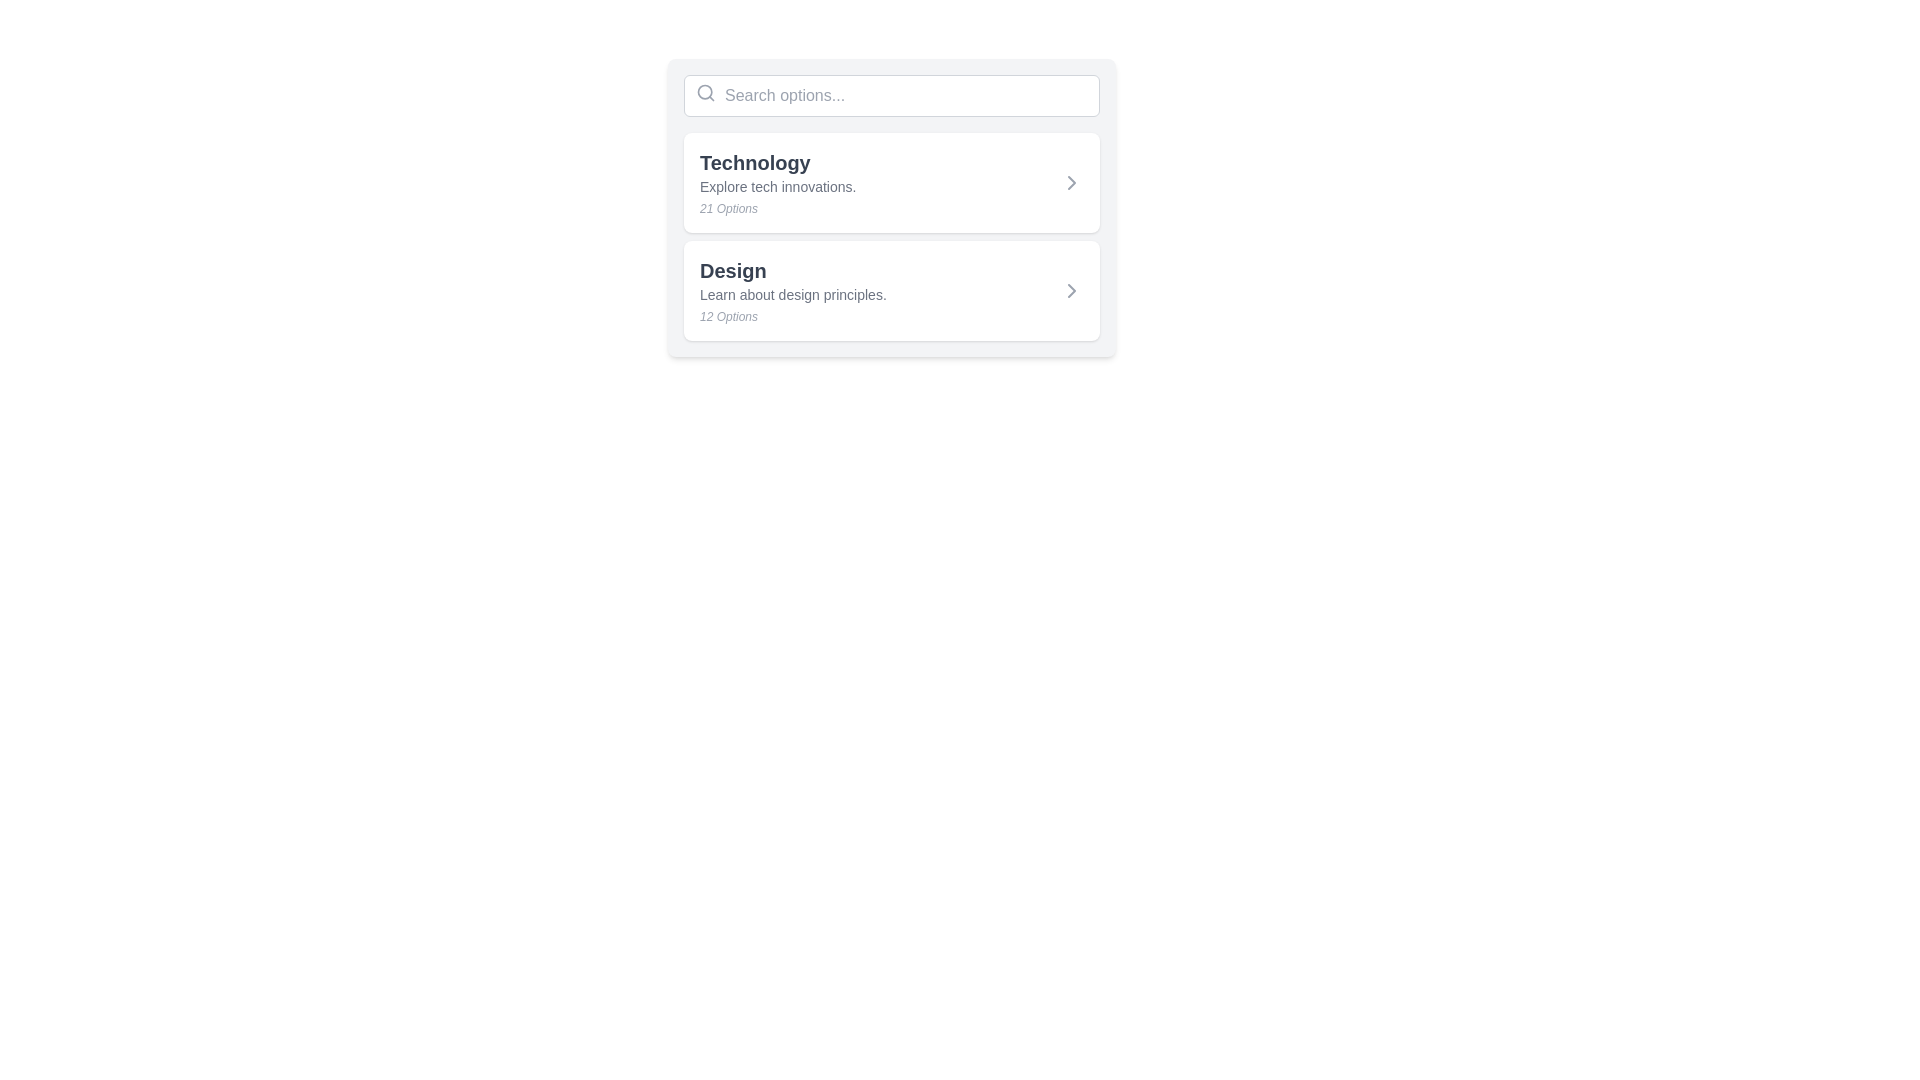 Image resolution: width=1920 pixels, height=1080 pixels. Describe the element at coordinates (1070, 290) in the screenshot. I see `the navigation icon located at the far right of the 'Design' section, which is aligned with the title and supporting text` at that location.